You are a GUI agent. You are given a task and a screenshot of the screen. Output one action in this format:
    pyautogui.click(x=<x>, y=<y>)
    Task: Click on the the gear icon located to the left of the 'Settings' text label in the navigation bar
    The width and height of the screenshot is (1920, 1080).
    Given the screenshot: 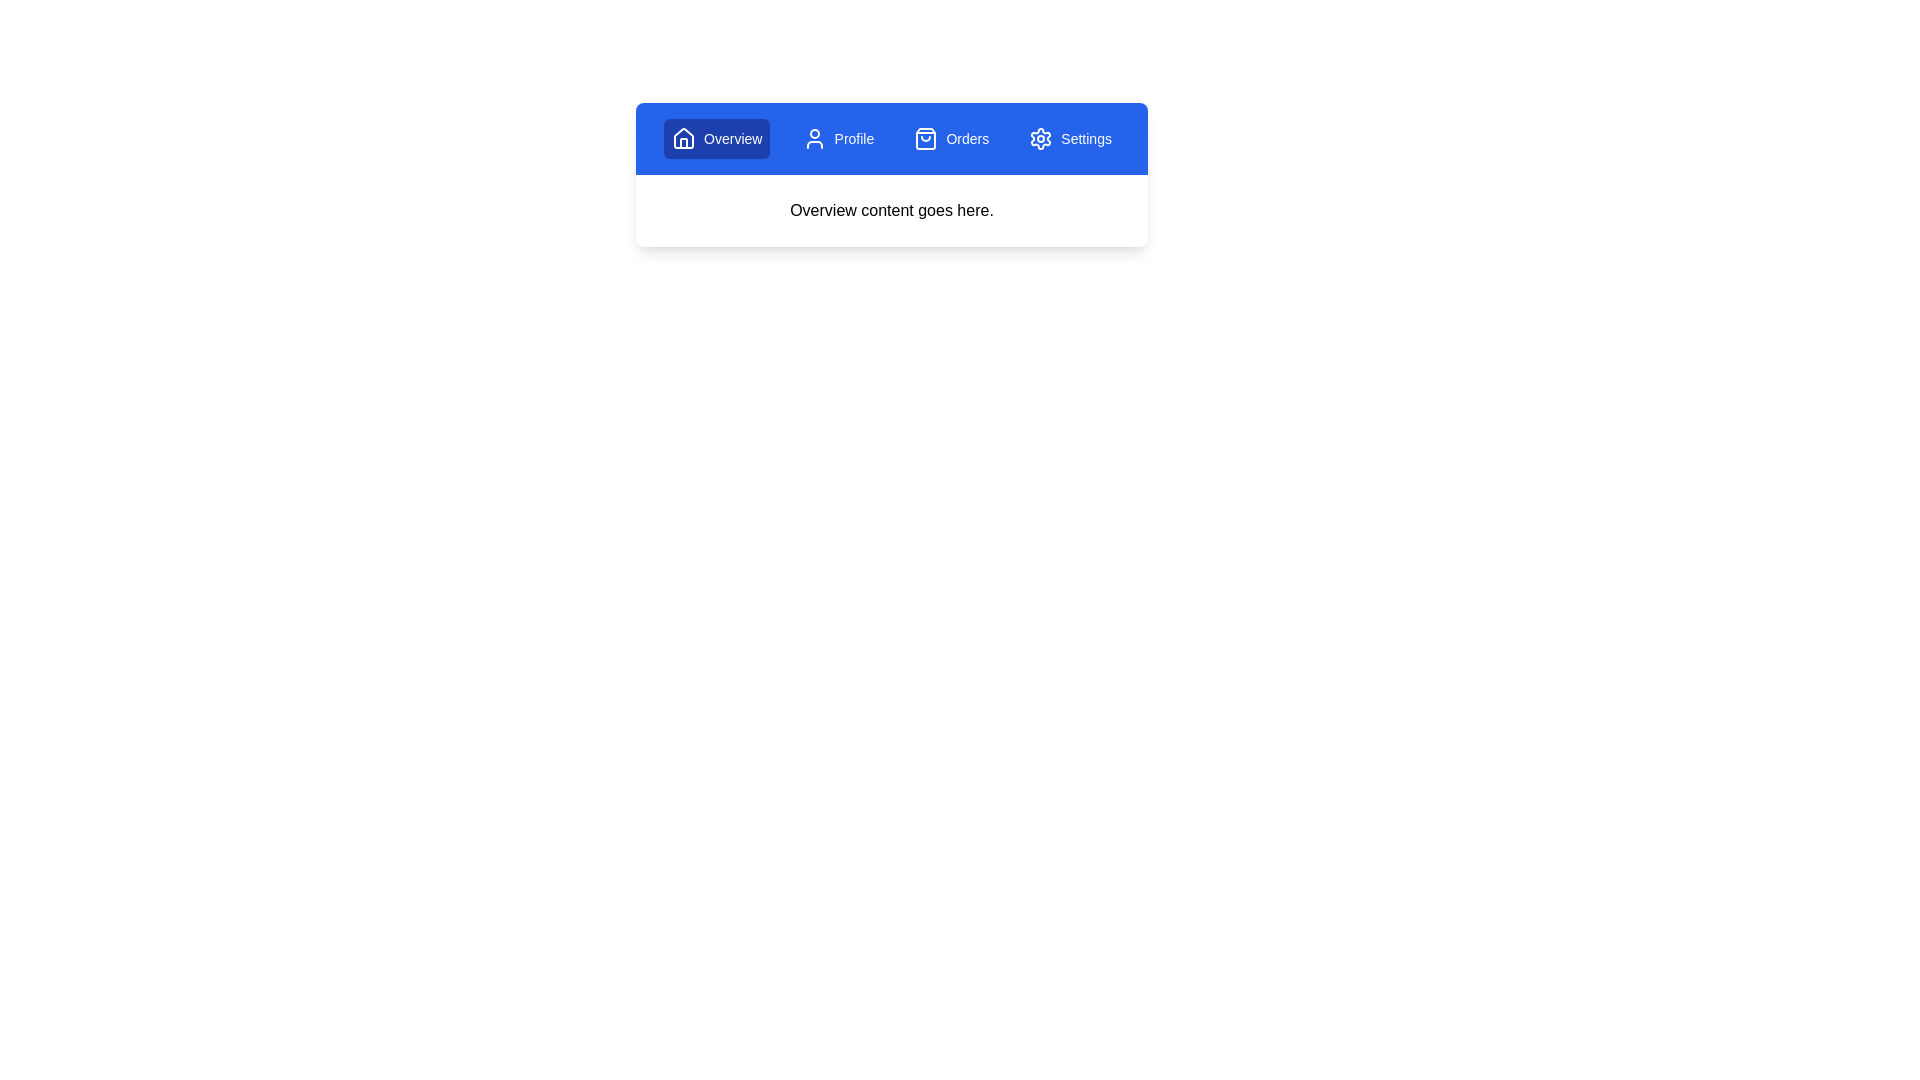 What is the action you would take?
    pyautogui.click(x=1040, y=137)
    